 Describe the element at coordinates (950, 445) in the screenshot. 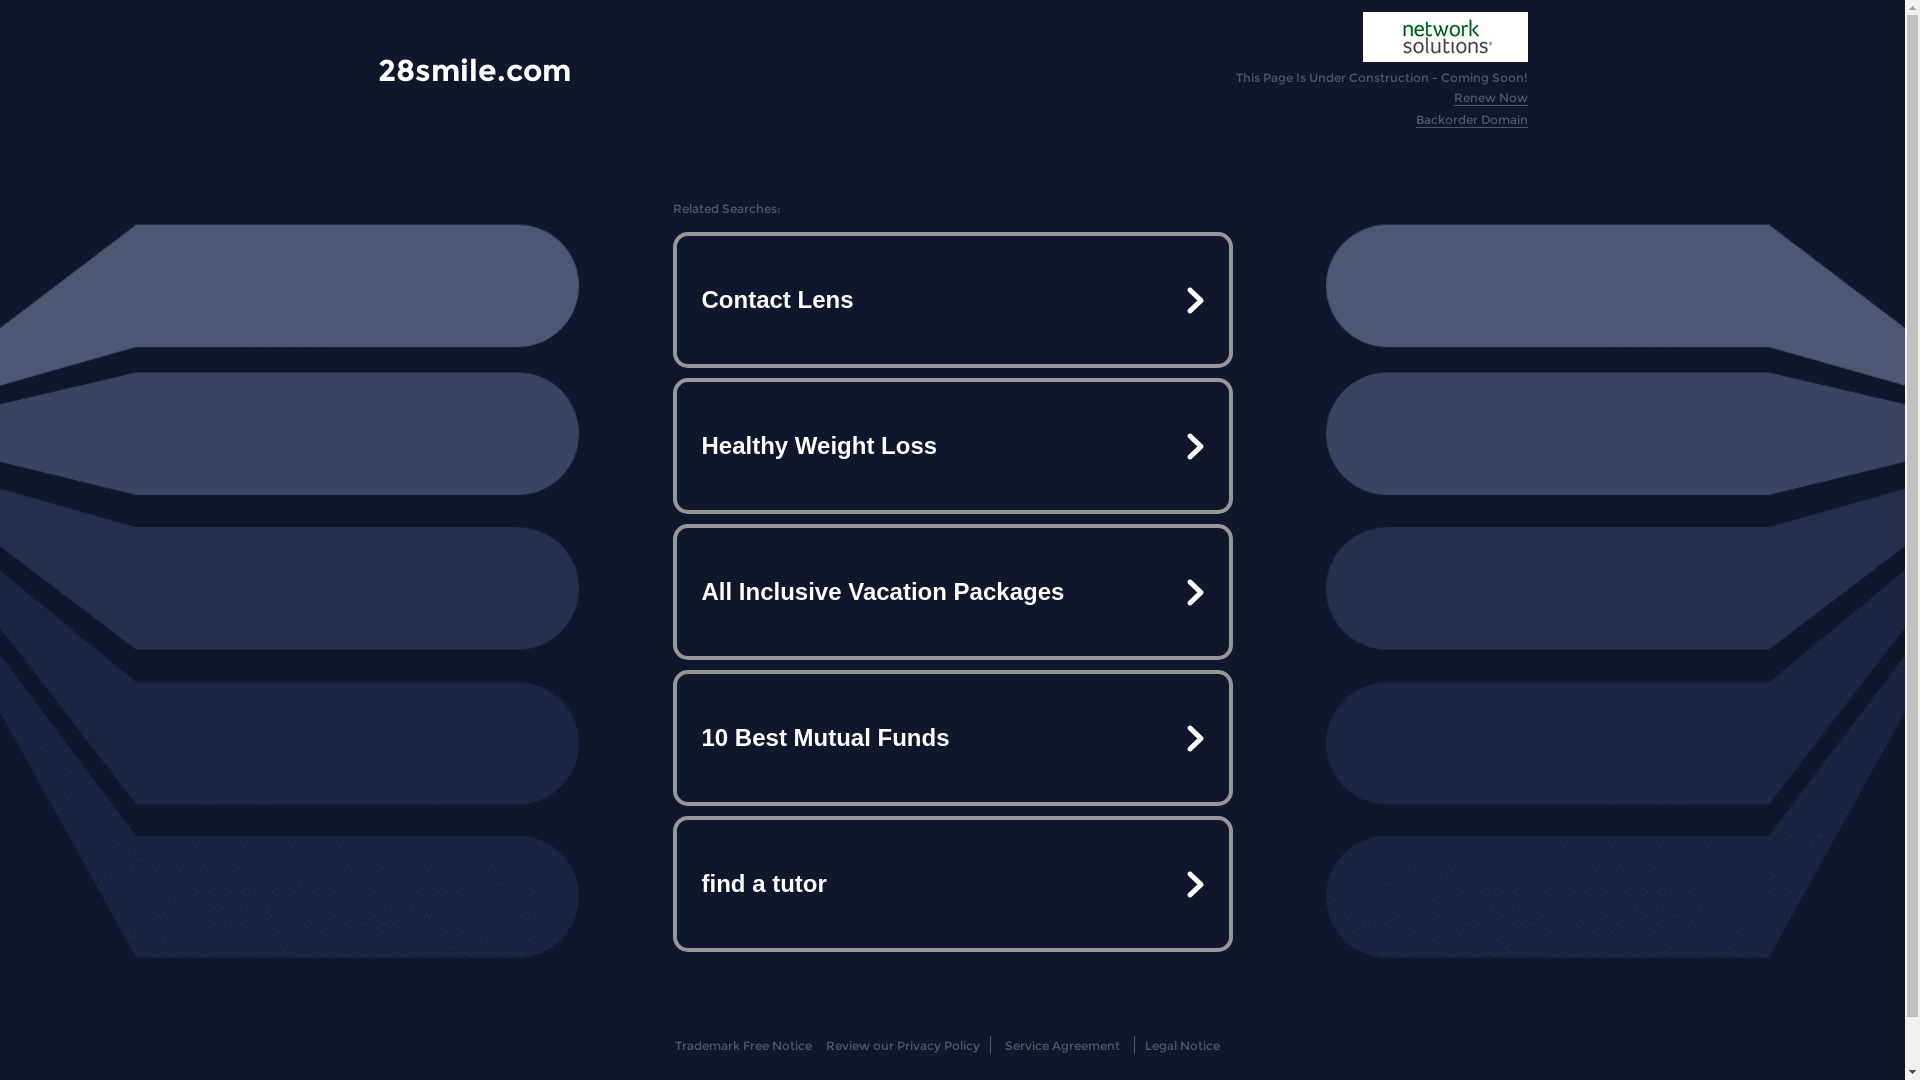

I see `'Healthy Weight Loss'` at that location.